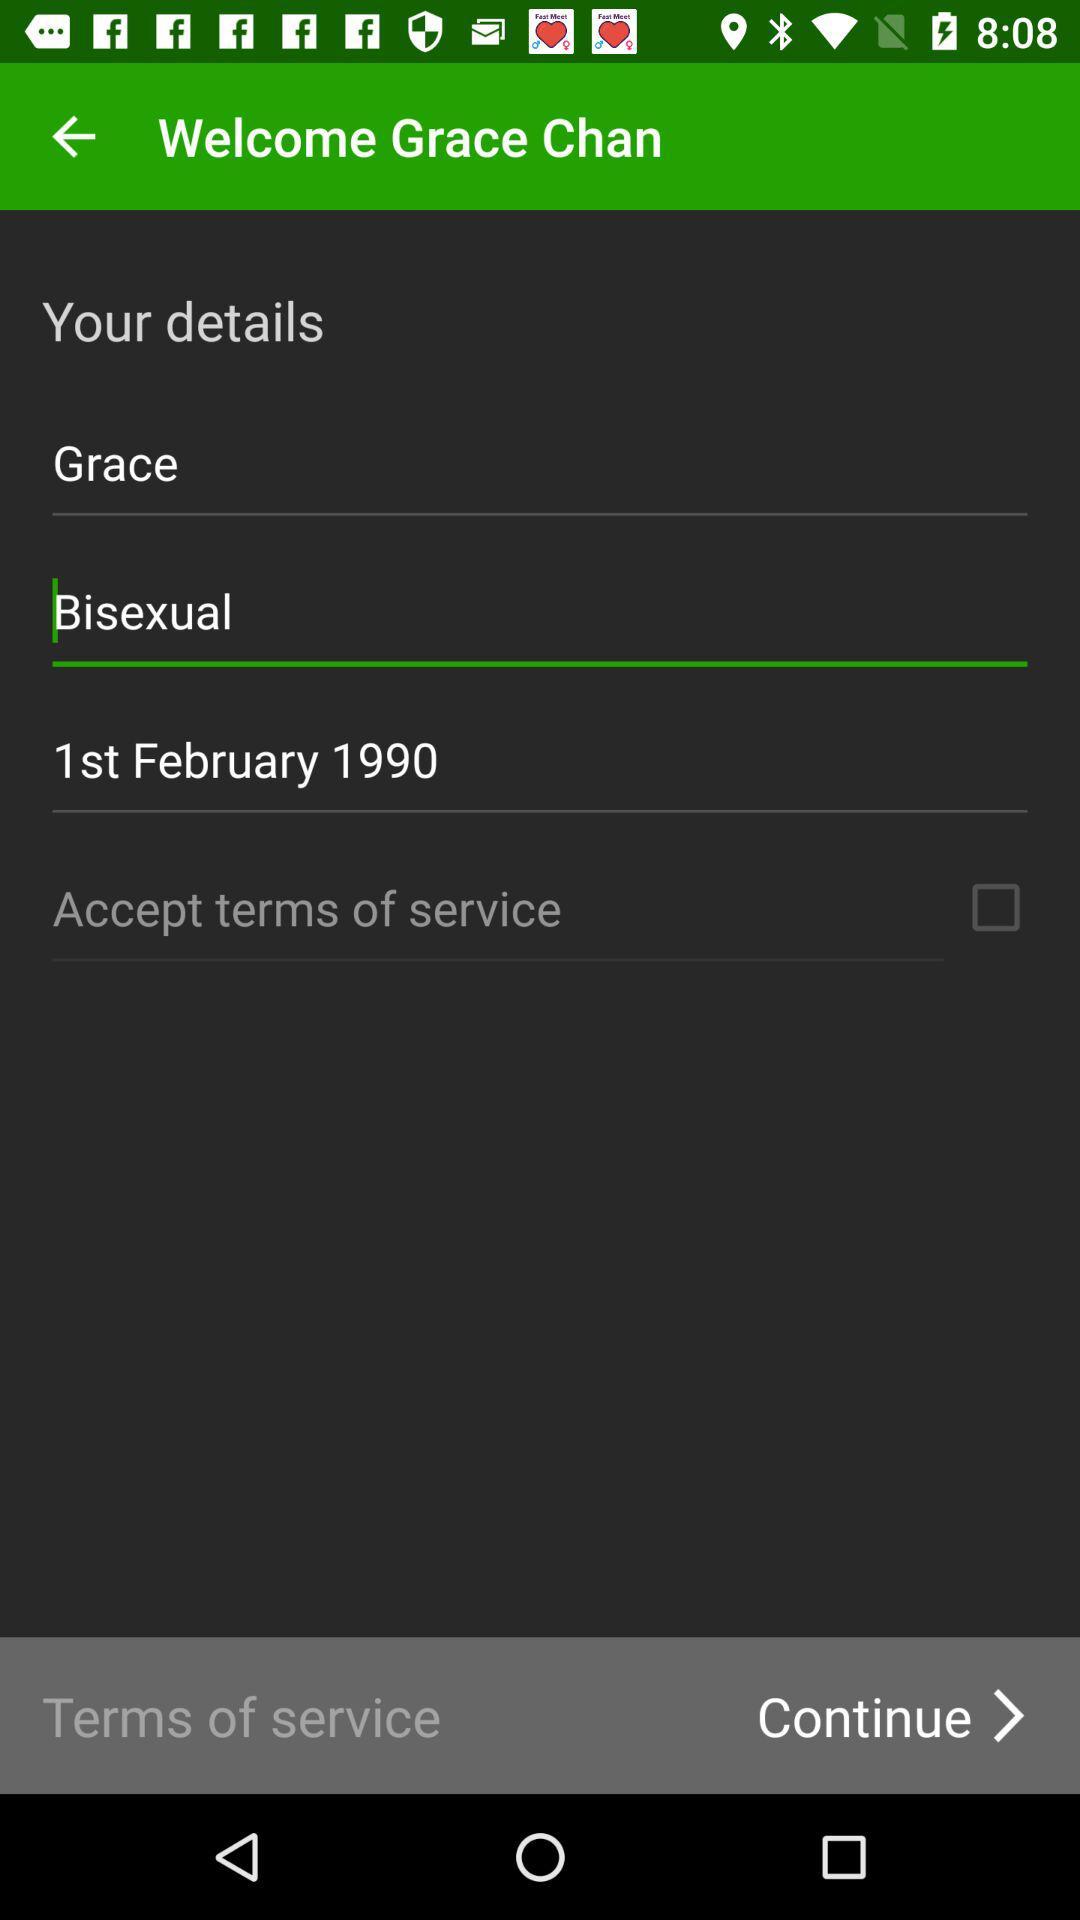 The width and height of the screenshot is (1080, 1920). What do you see at coordinates (995, 906) in the screenshot?
I see `check mark` at bounding box center [995, 906].